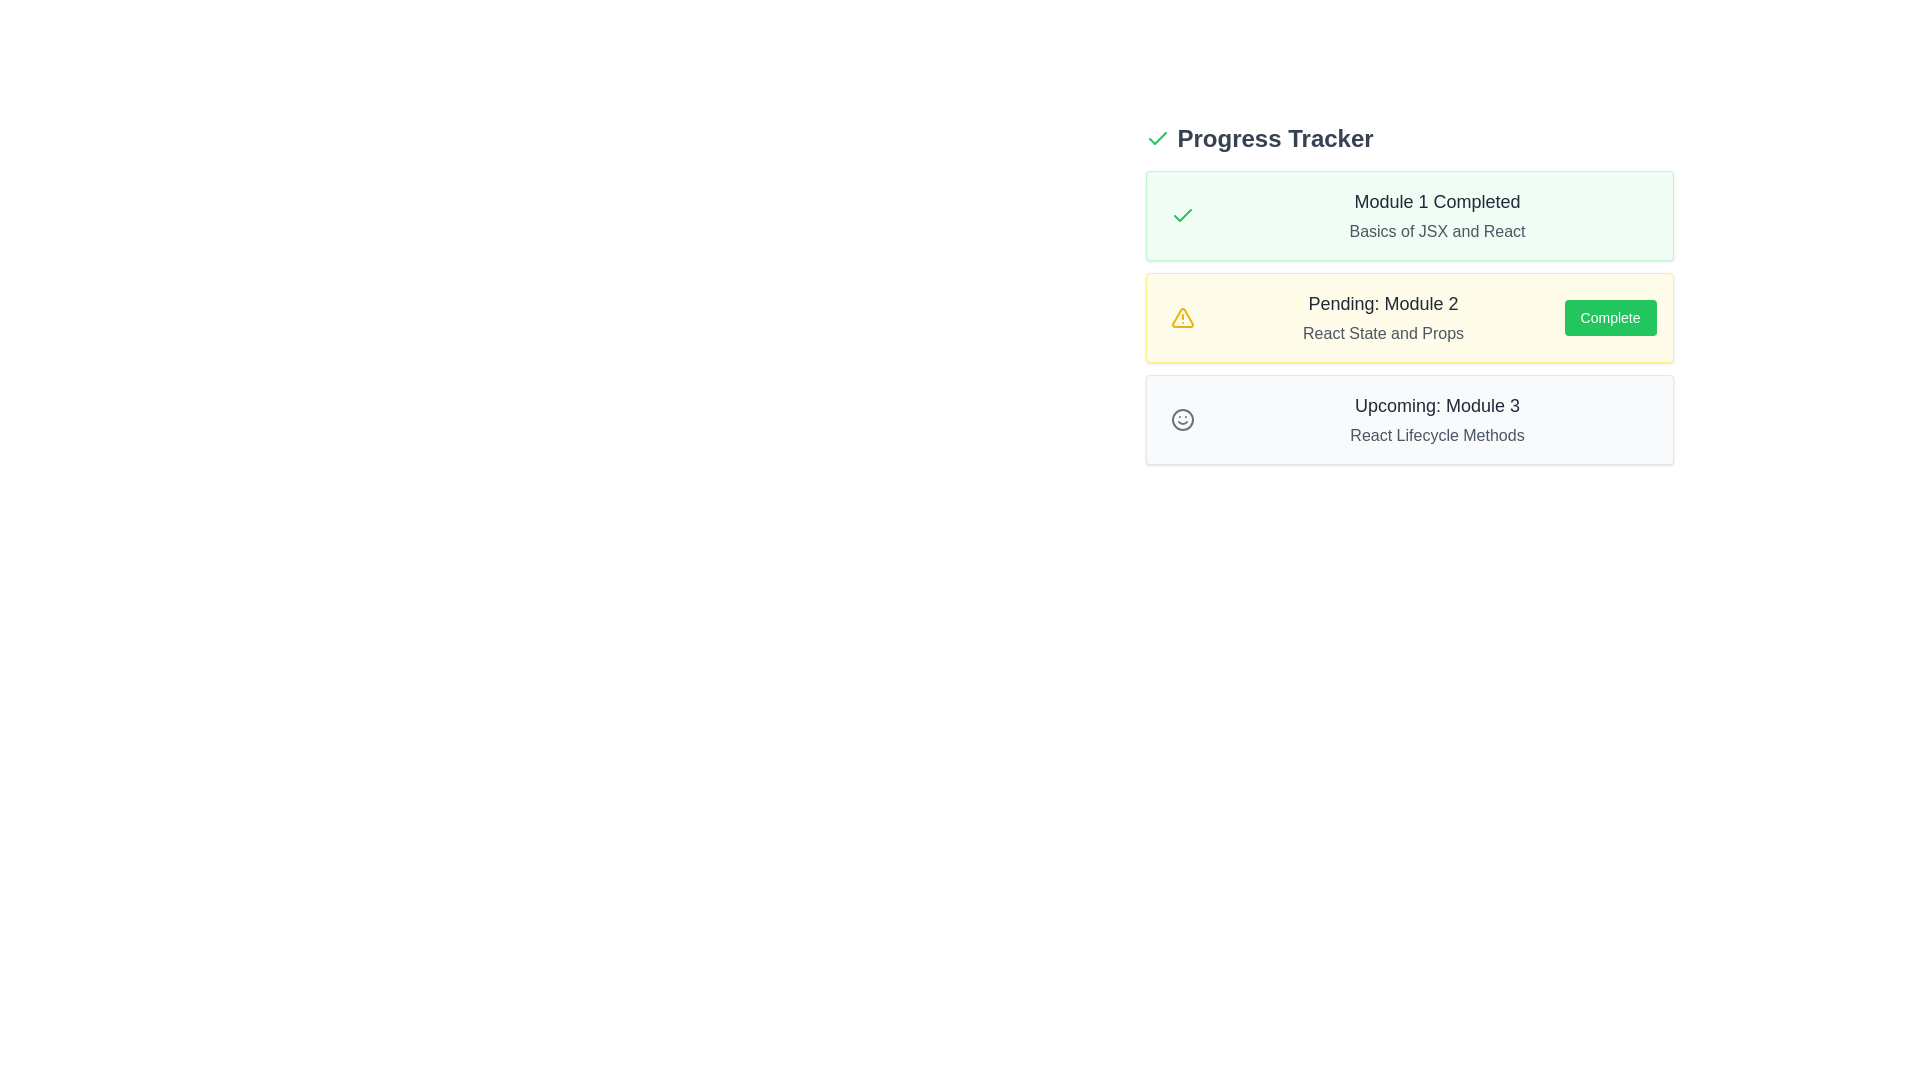 The width and height of the screenshot is (1920, 1080). Describe the element at coordinates (1182, 419) in the screenshot. I see `the smiley face SVG icon located in the 'Upcoming: Module 3' section of the progress tracker interface` at that location.